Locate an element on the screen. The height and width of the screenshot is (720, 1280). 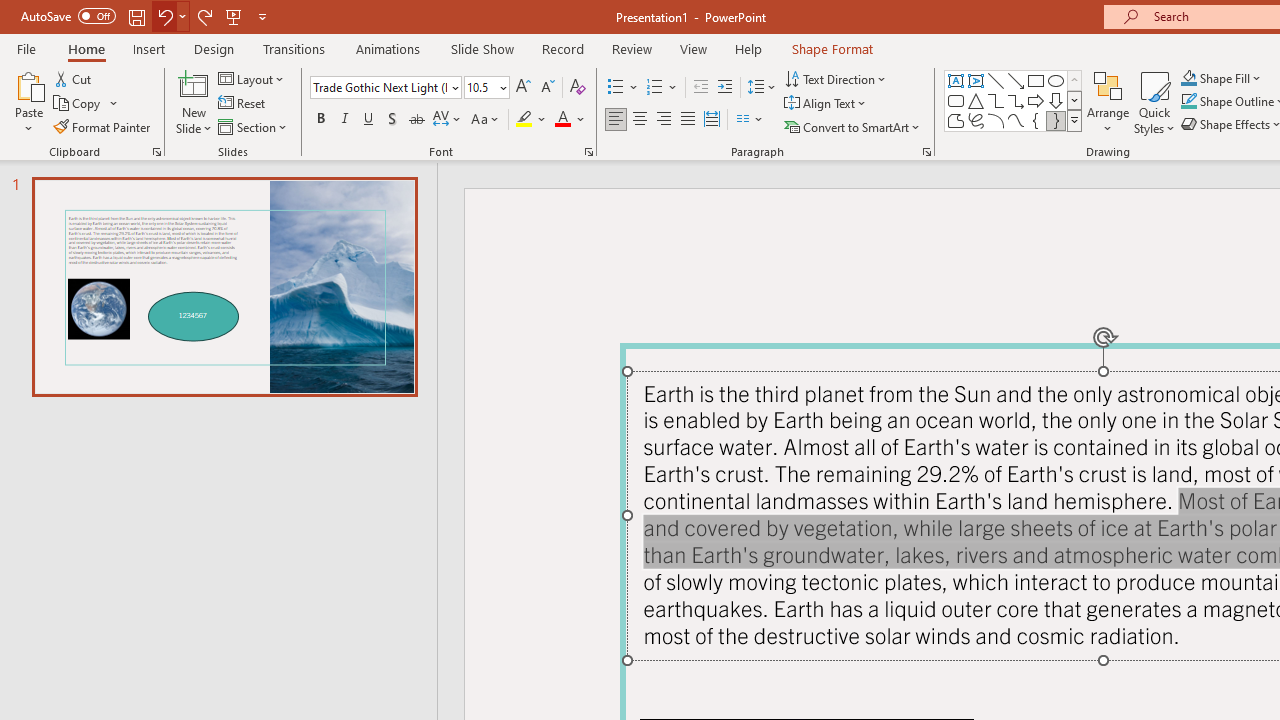
'Right Brace' is located at coordinates (1055, 120).